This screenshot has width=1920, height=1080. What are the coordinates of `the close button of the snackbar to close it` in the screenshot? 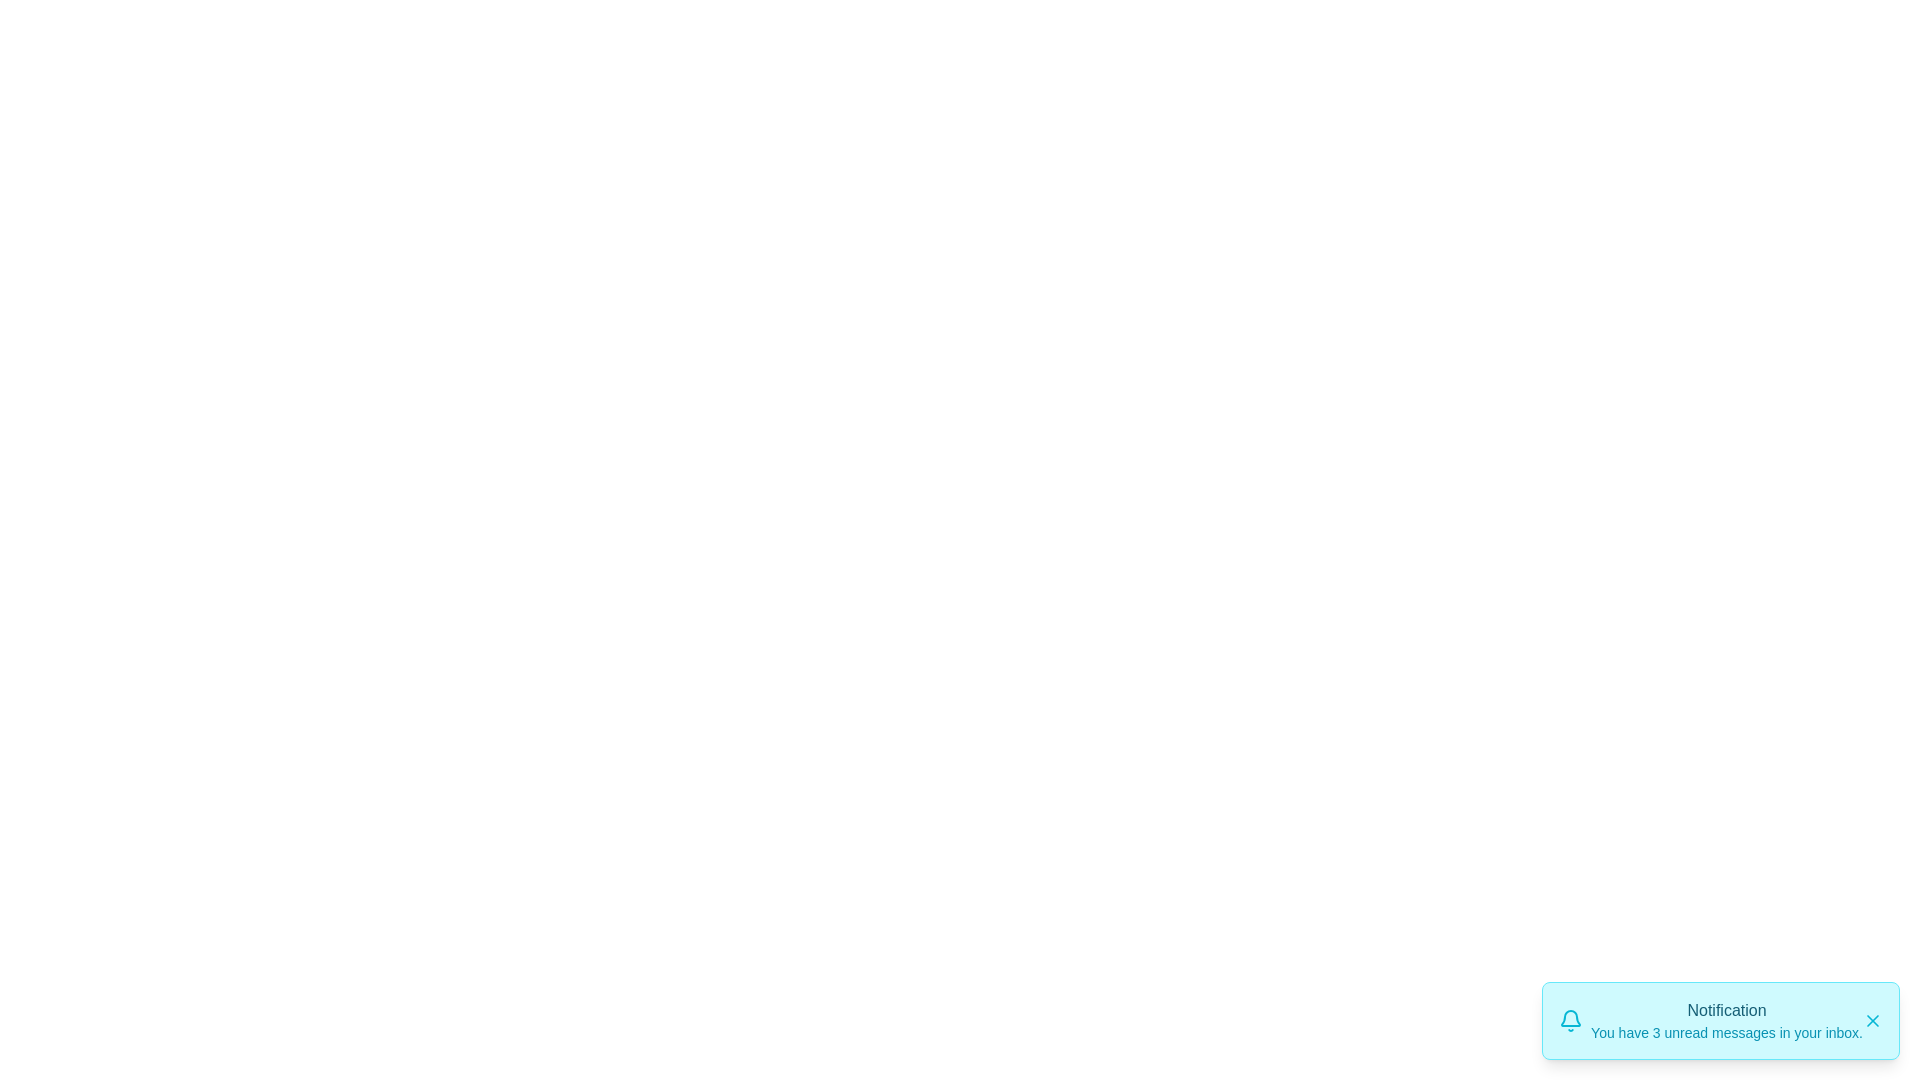 It's located at (1871, 1021).